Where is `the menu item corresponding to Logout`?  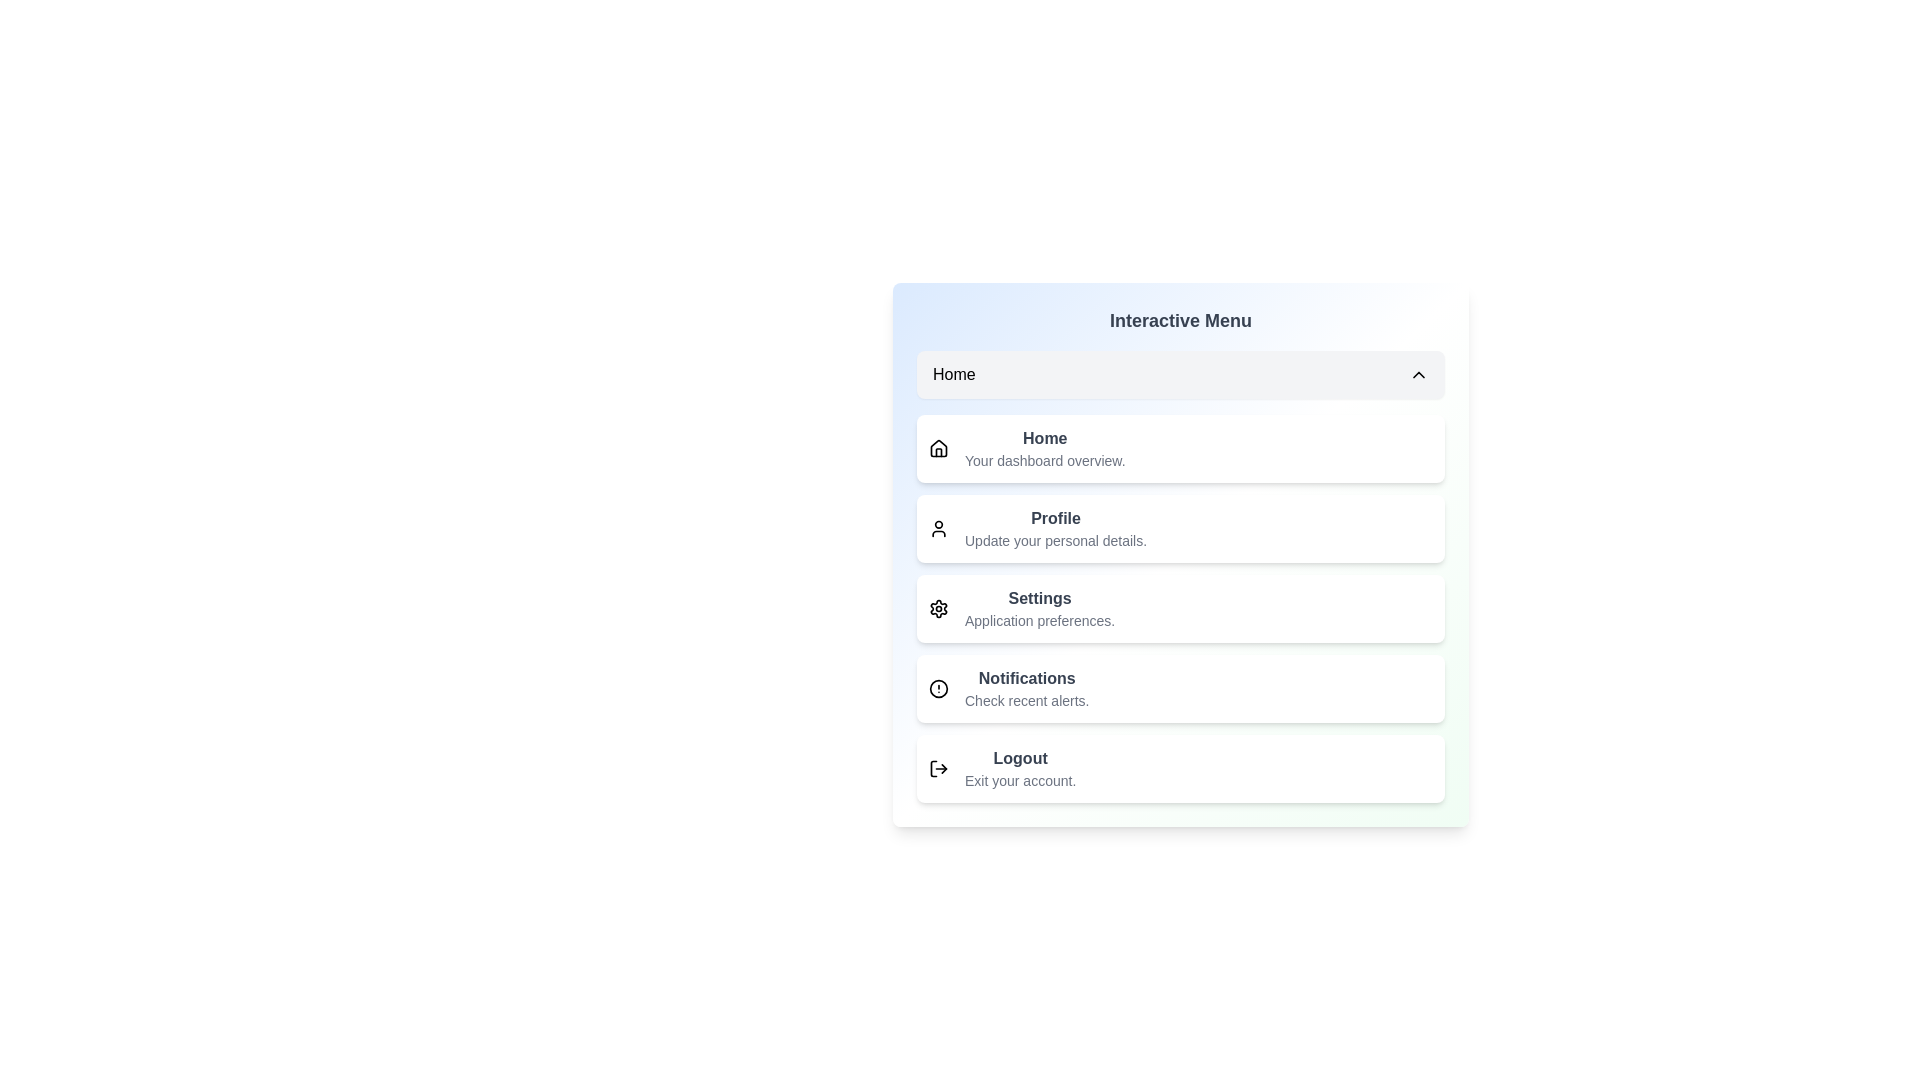
the menu item corresponding to Logout is located at coordinates (1180, 767).